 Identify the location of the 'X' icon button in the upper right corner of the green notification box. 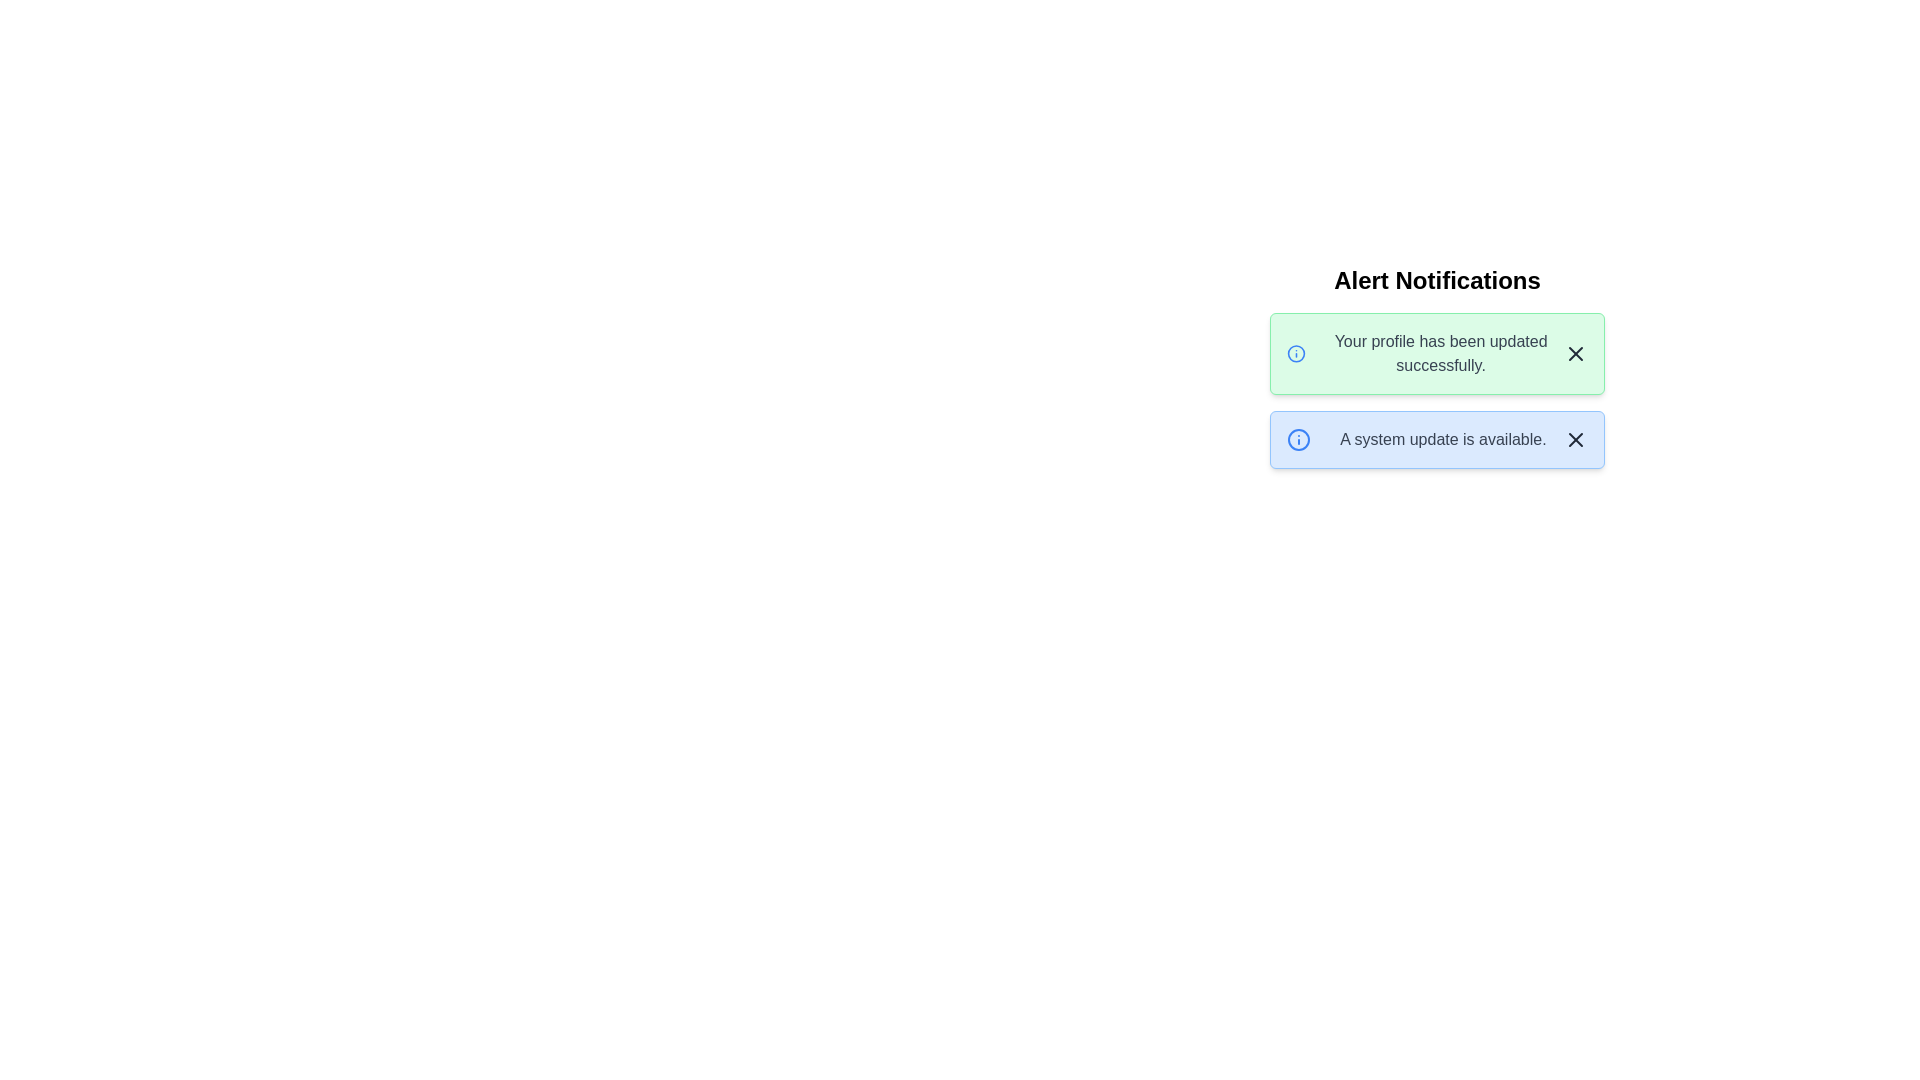
(1574, 353).